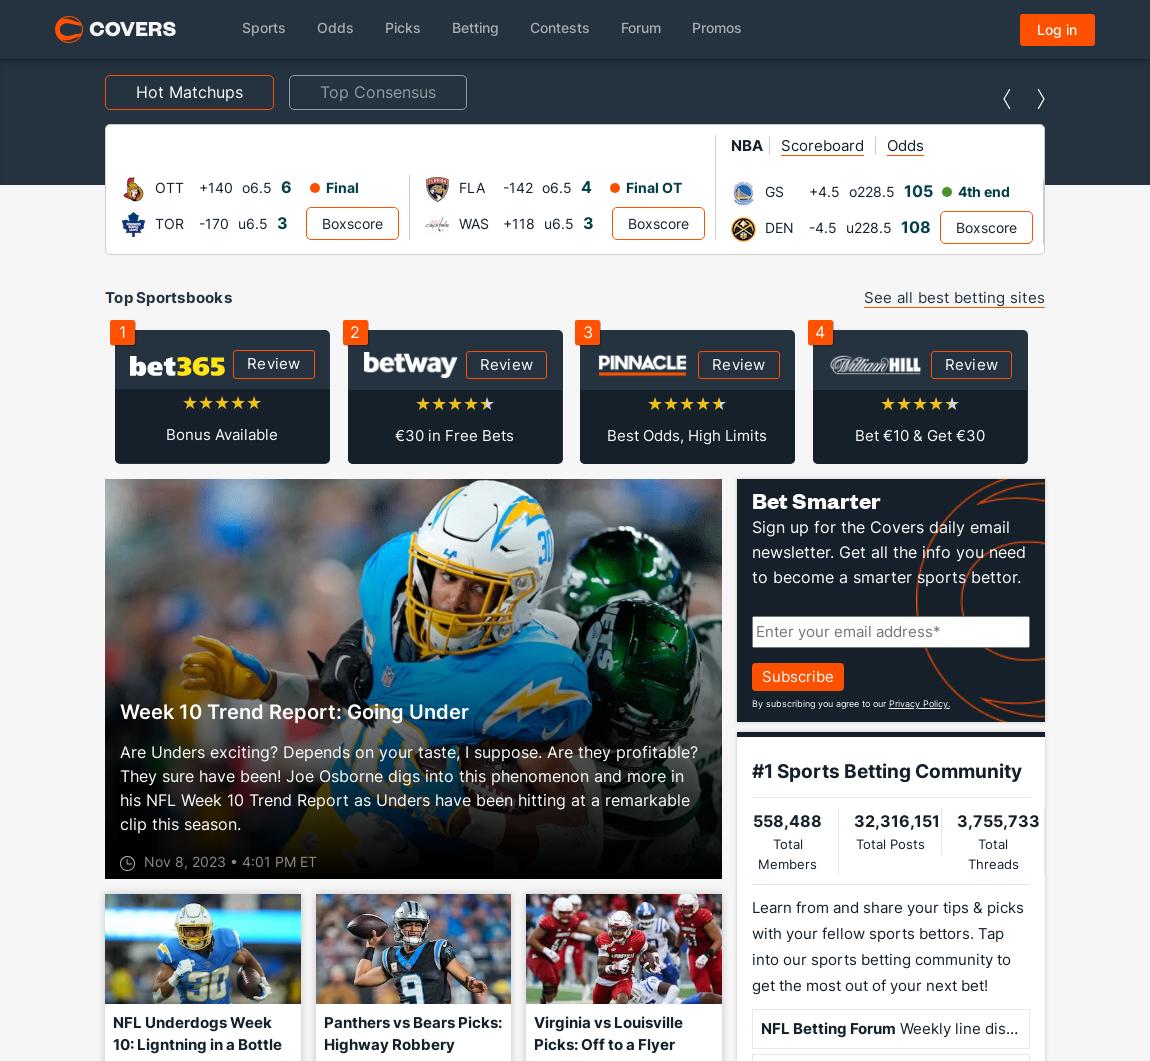  I want to click on '-142', so click(213, 185).